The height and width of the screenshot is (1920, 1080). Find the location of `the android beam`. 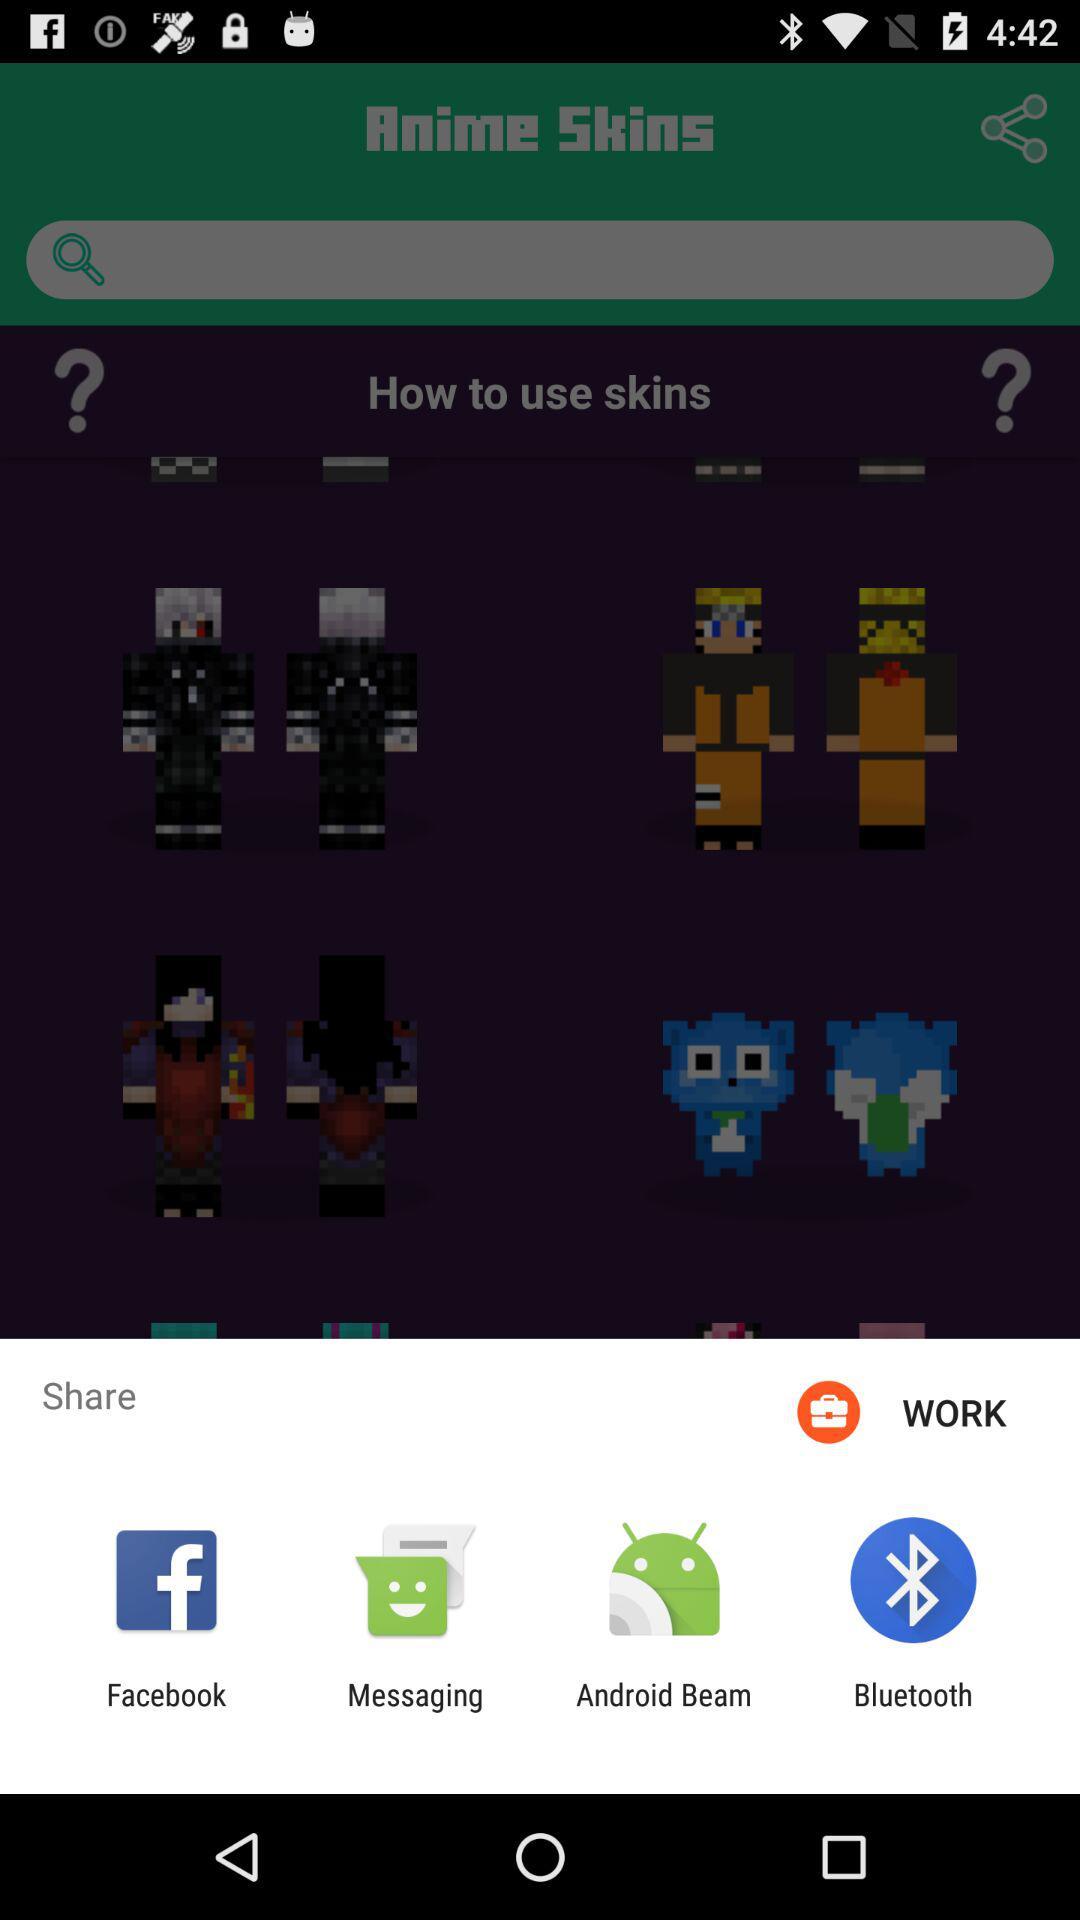

the android beam is located at coordinates (664, 1711).